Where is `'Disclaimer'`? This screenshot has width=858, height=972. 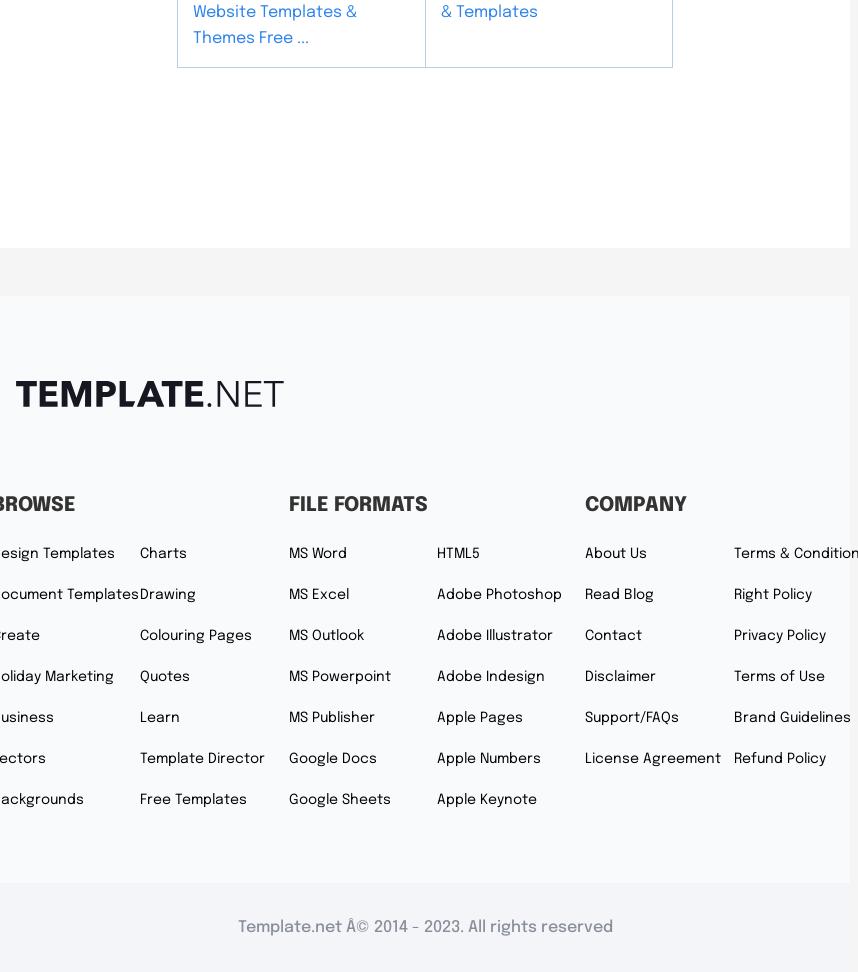 'Disclaimer' is located at coordinates (620, 675).